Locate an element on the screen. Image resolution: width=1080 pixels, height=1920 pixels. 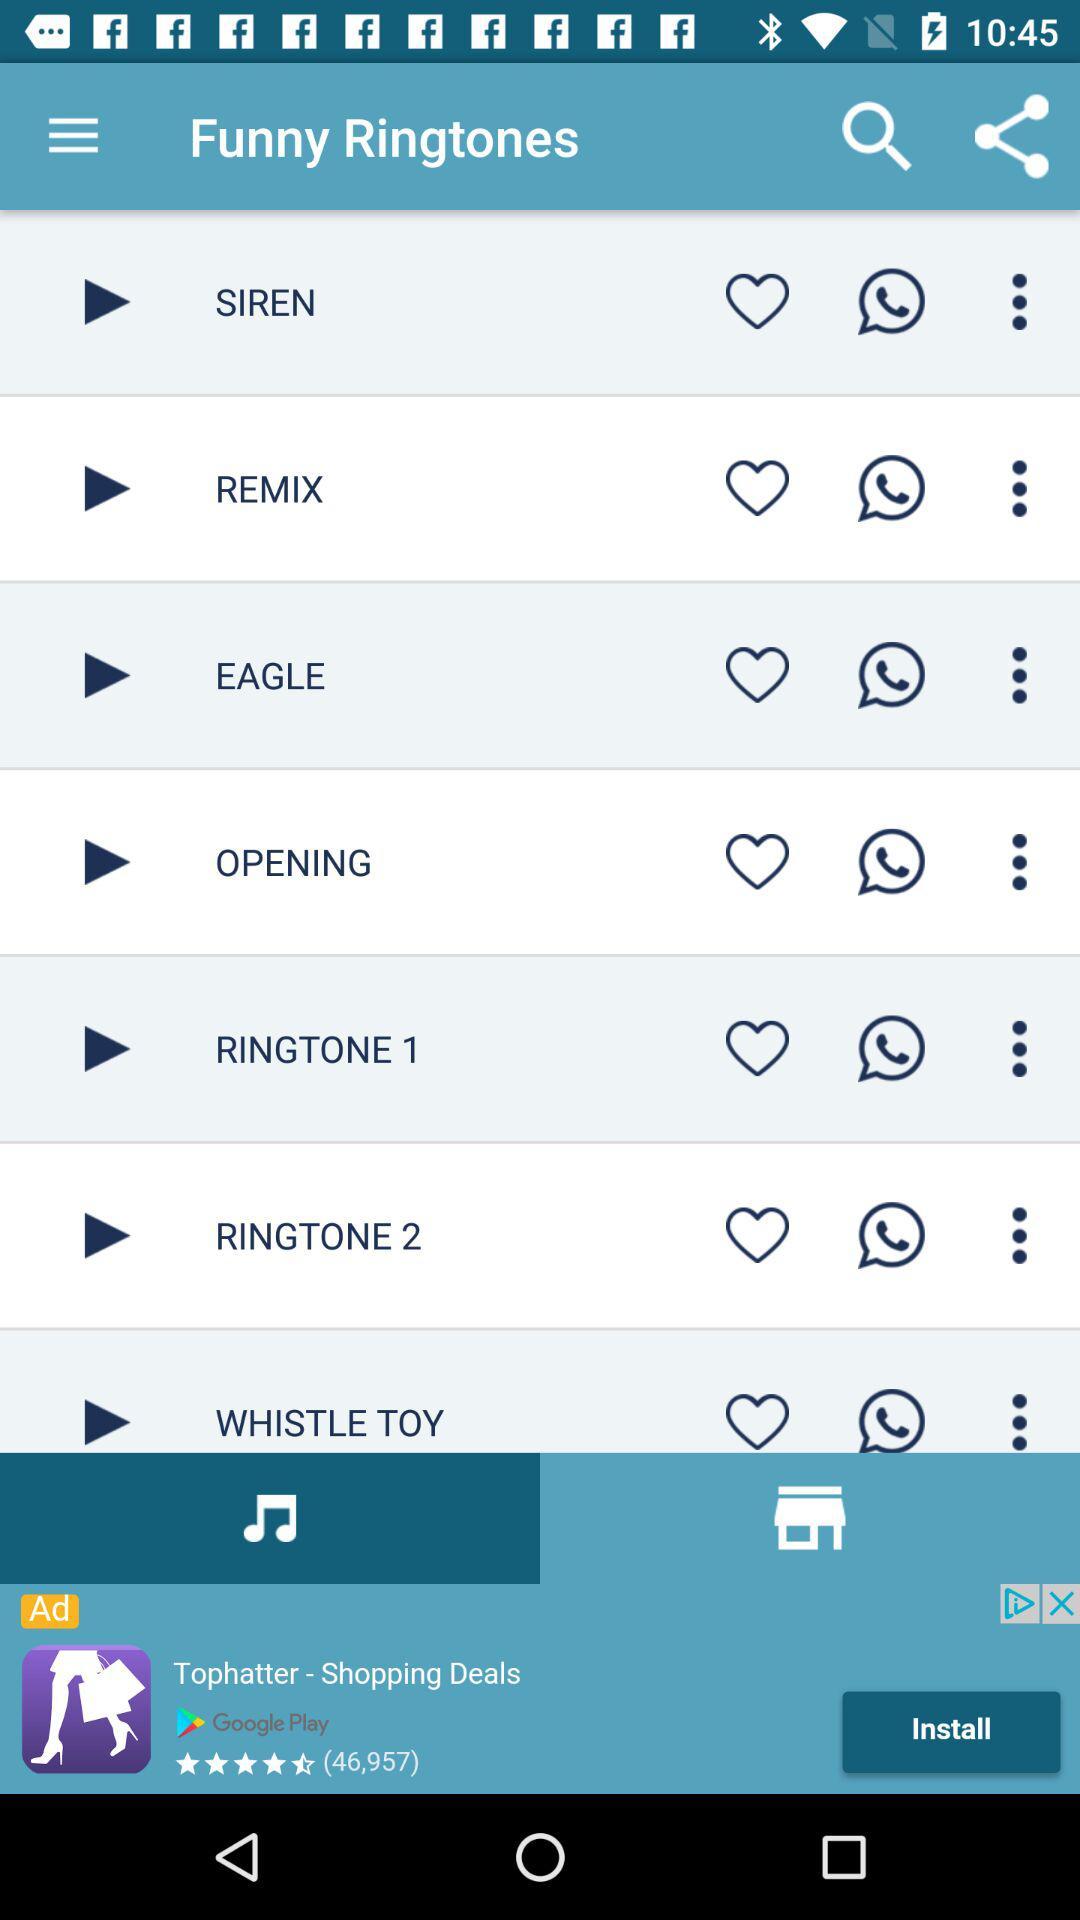
button is located at coordinates (757, 675).